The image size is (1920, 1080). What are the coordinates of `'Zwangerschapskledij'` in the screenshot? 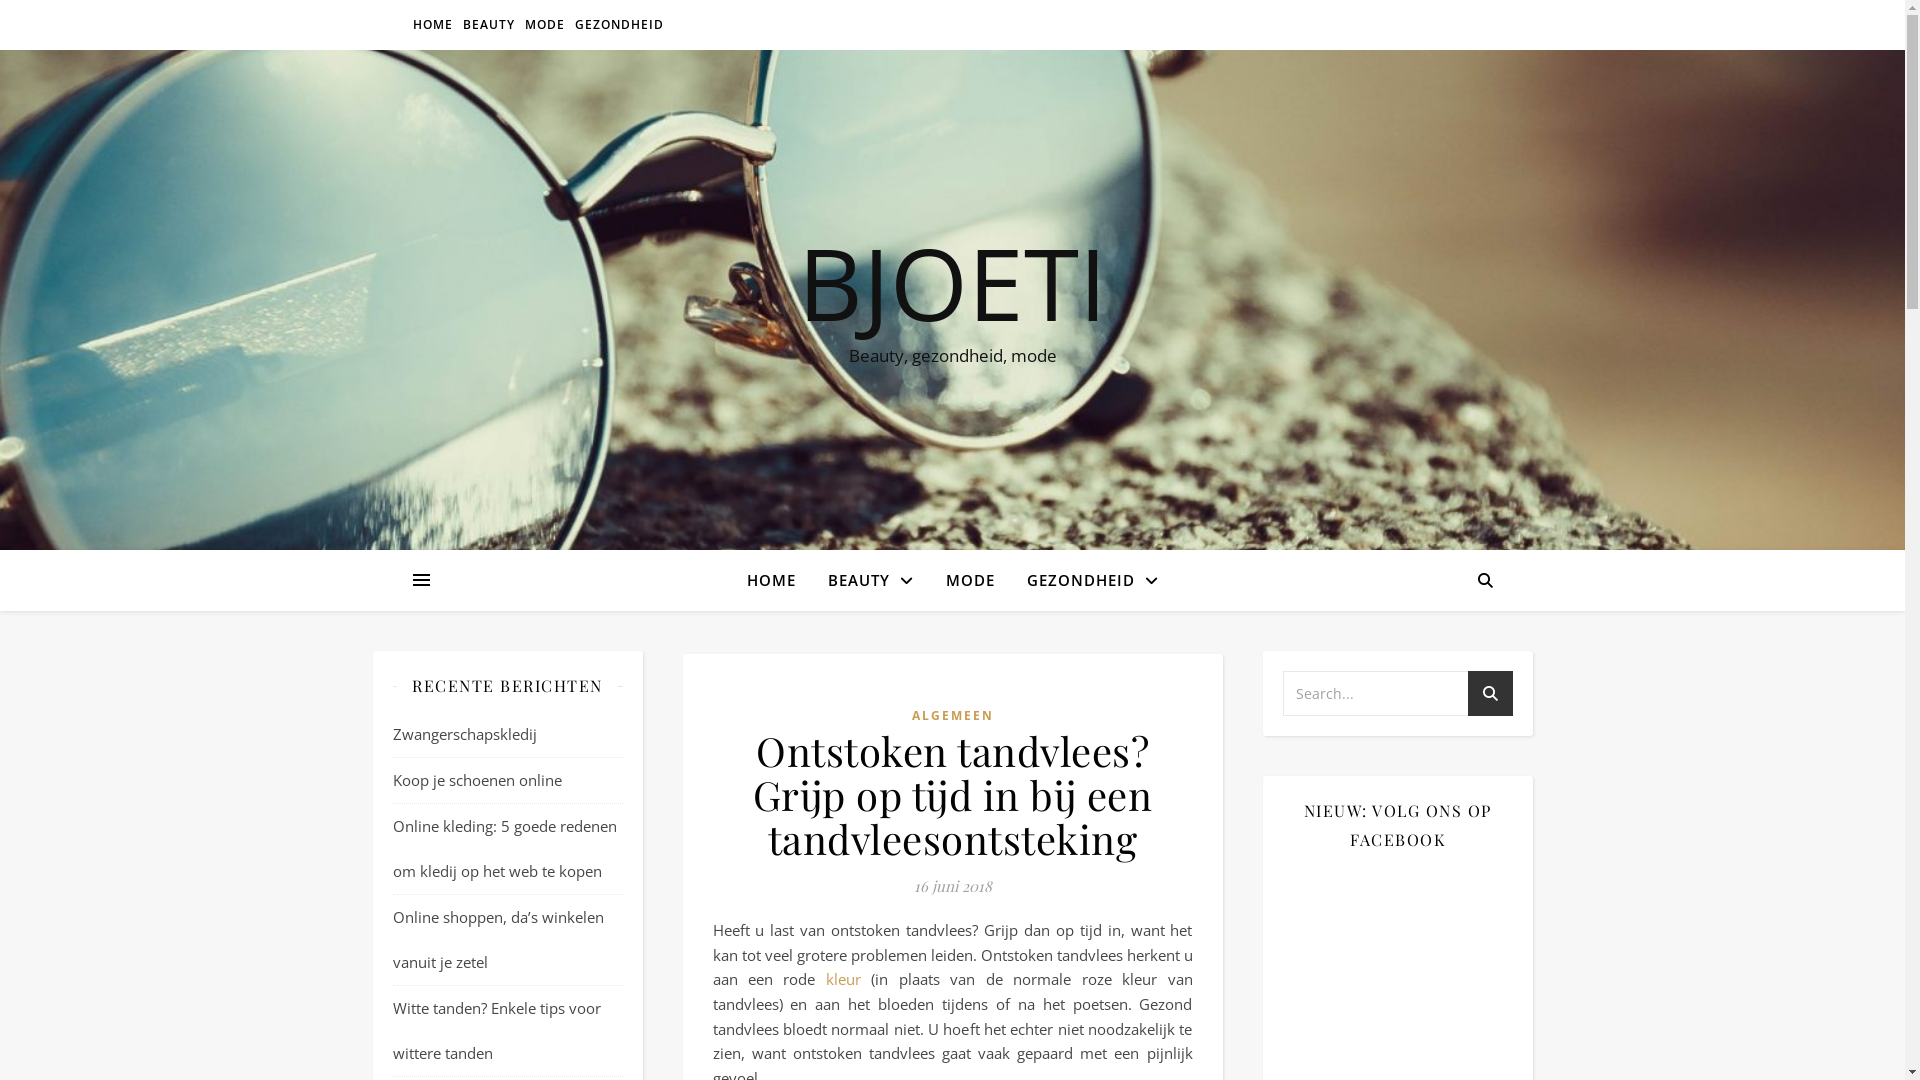 It's located at (392, 733).